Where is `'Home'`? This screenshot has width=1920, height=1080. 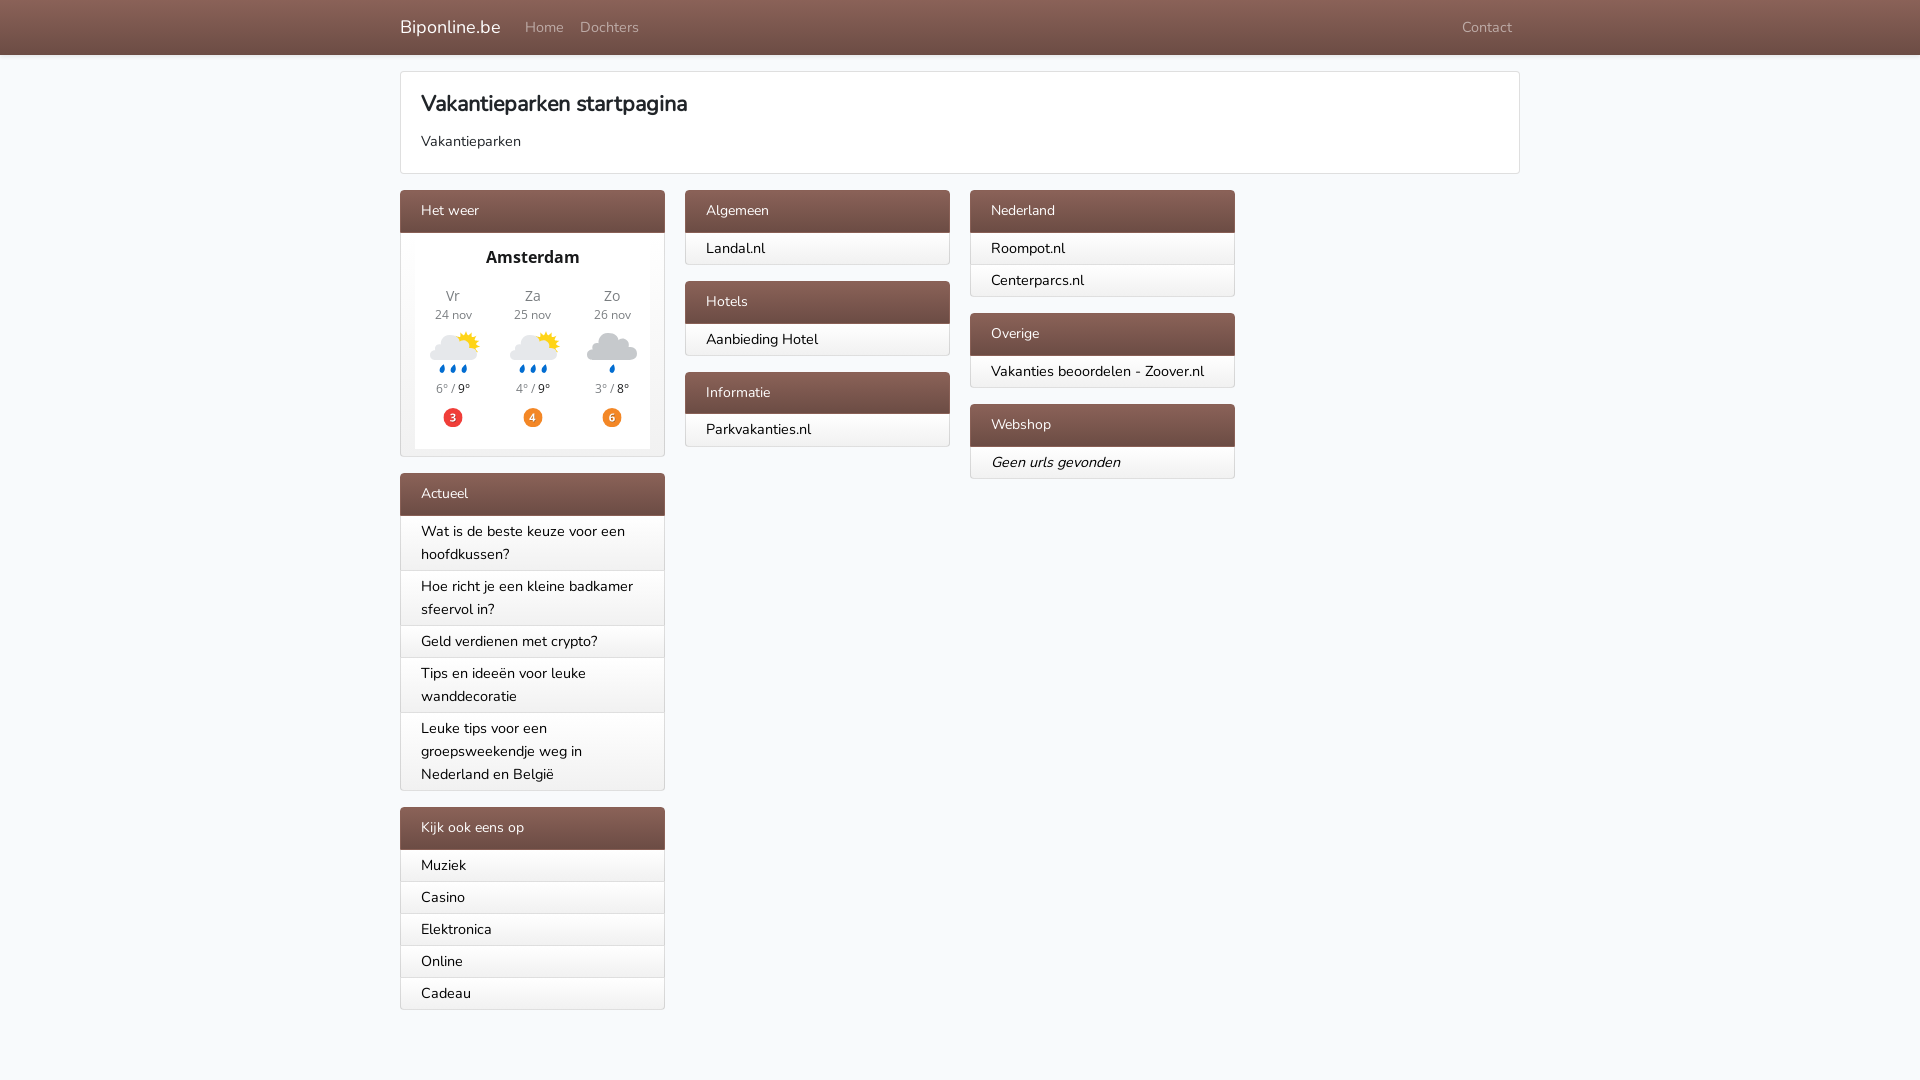
'Home' is located at coordinates (517, 27).